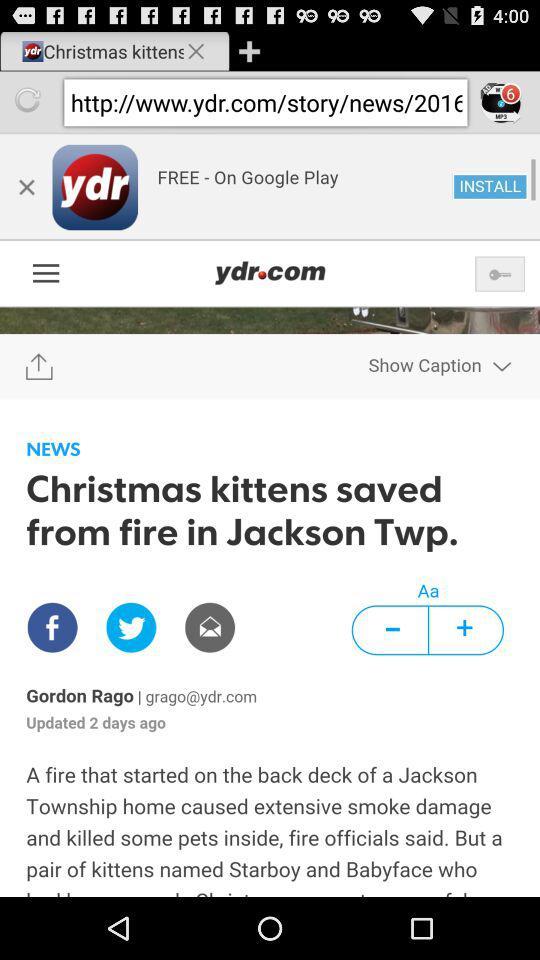 The width and height of the screenshot is (540, 960). What do you see at coordinates (270, 514) in the screenshot?
I see `share the article` at bounding box center [270, 514].